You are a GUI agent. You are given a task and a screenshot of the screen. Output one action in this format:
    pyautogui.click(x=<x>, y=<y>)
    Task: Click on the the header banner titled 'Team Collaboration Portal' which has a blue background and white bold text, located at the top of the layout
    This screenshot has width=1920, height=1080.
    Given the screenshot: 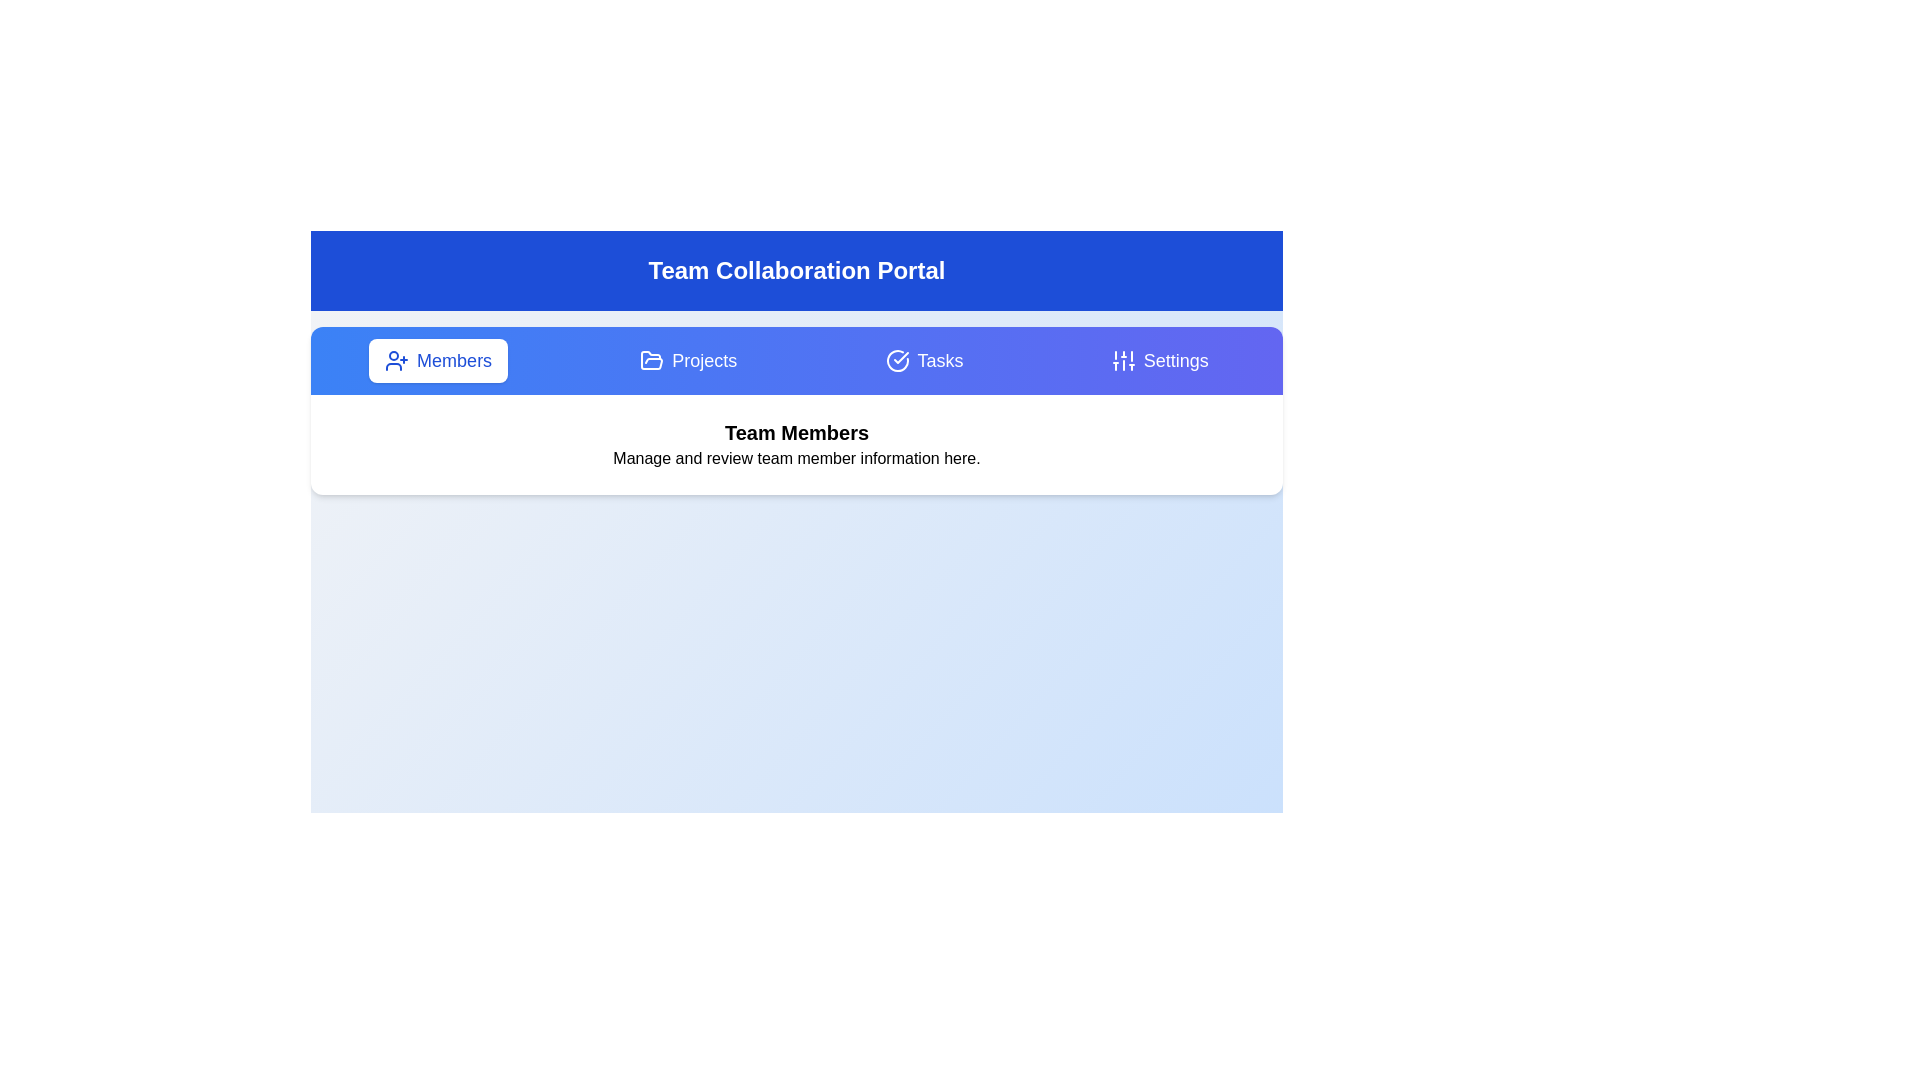 What is the action you would take?
    pyautogui.click(x=795, y=270)
    